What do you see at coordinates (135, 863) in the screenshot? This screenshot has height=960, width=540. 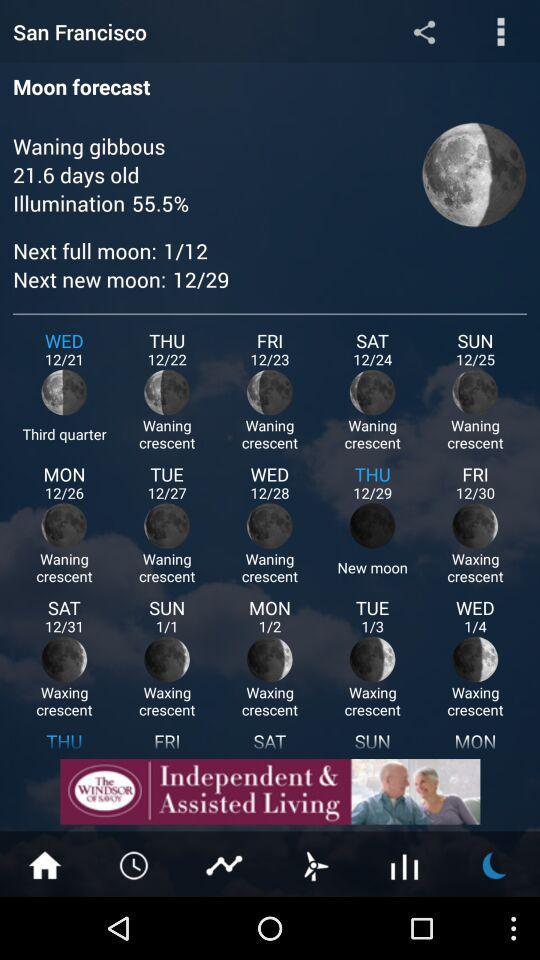 I see `clcok option` at bounding box center [135, 863].